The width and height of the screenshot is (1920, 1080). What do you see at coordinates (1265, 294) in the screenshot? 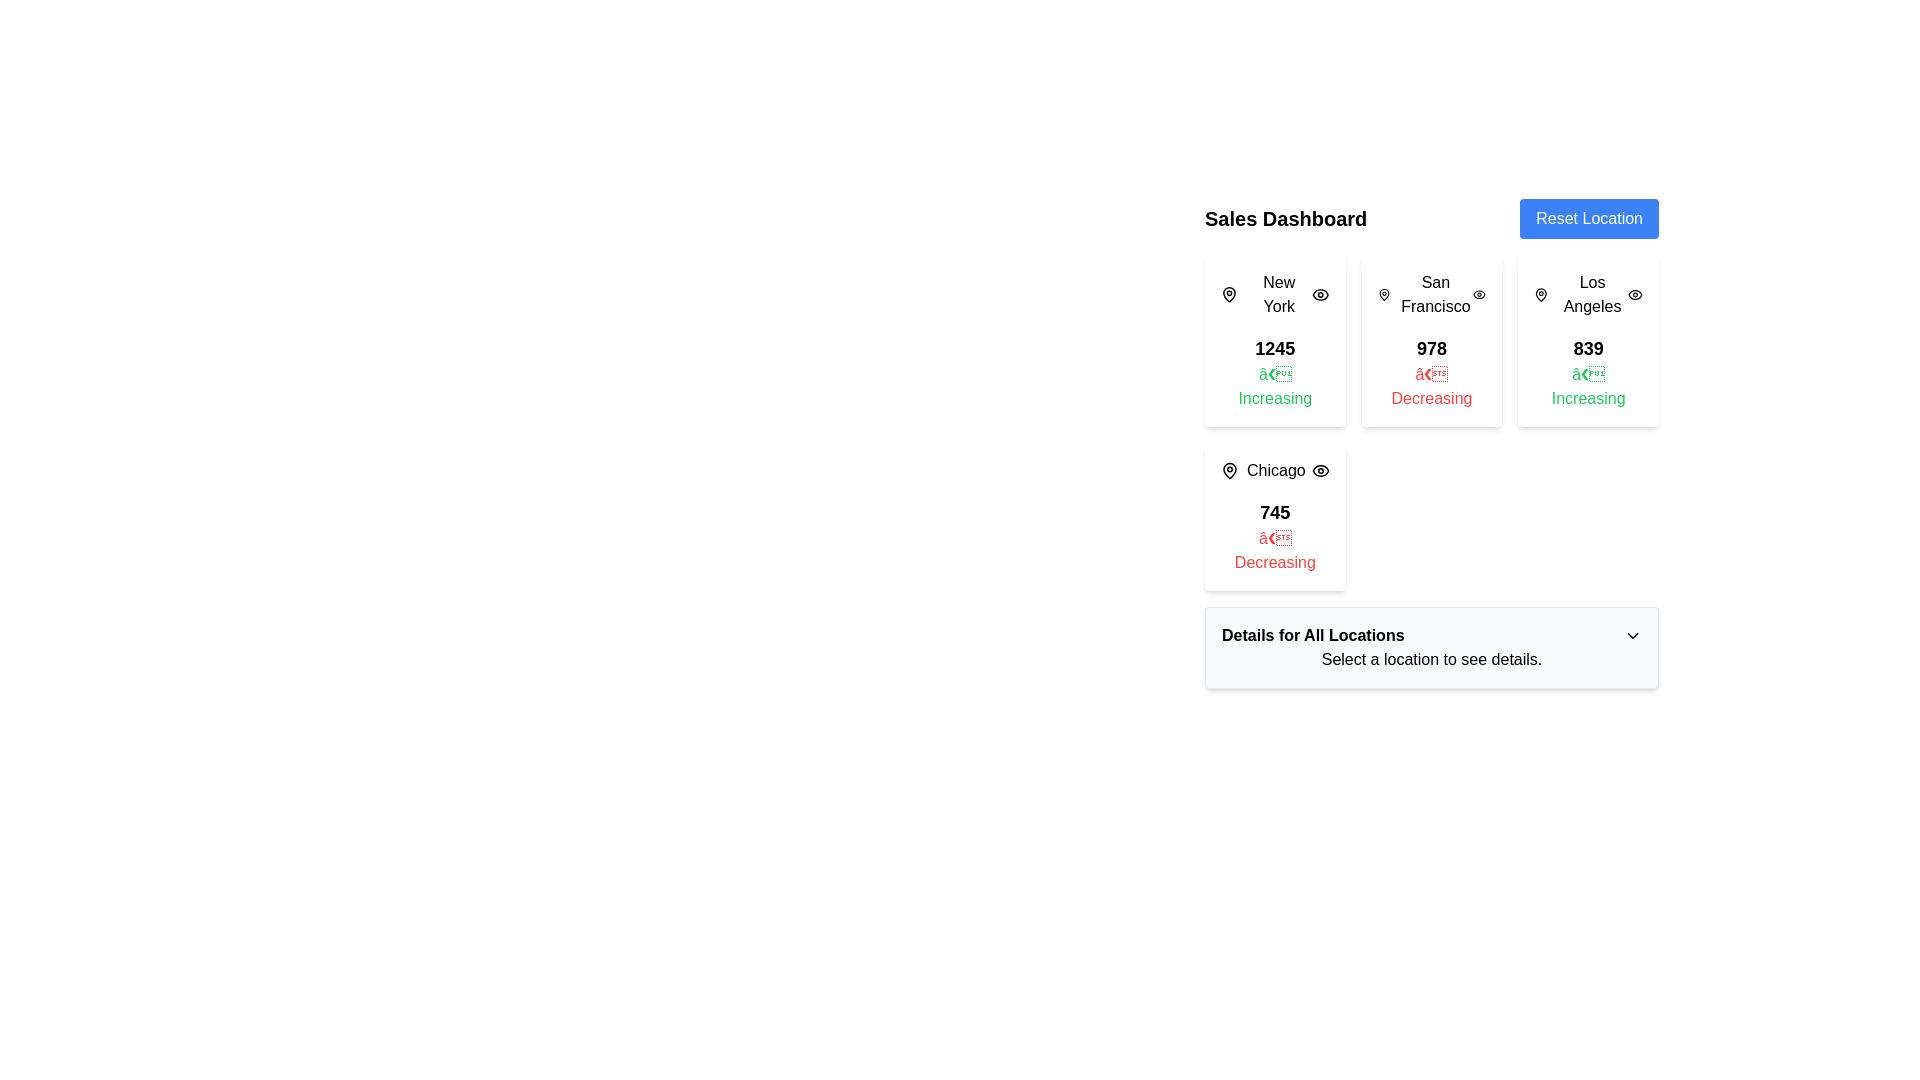
I see `the 'New York' text label with location pin icon located at the top-left corner of the Sales Dashboard section` at bounding box center [1265, 294].